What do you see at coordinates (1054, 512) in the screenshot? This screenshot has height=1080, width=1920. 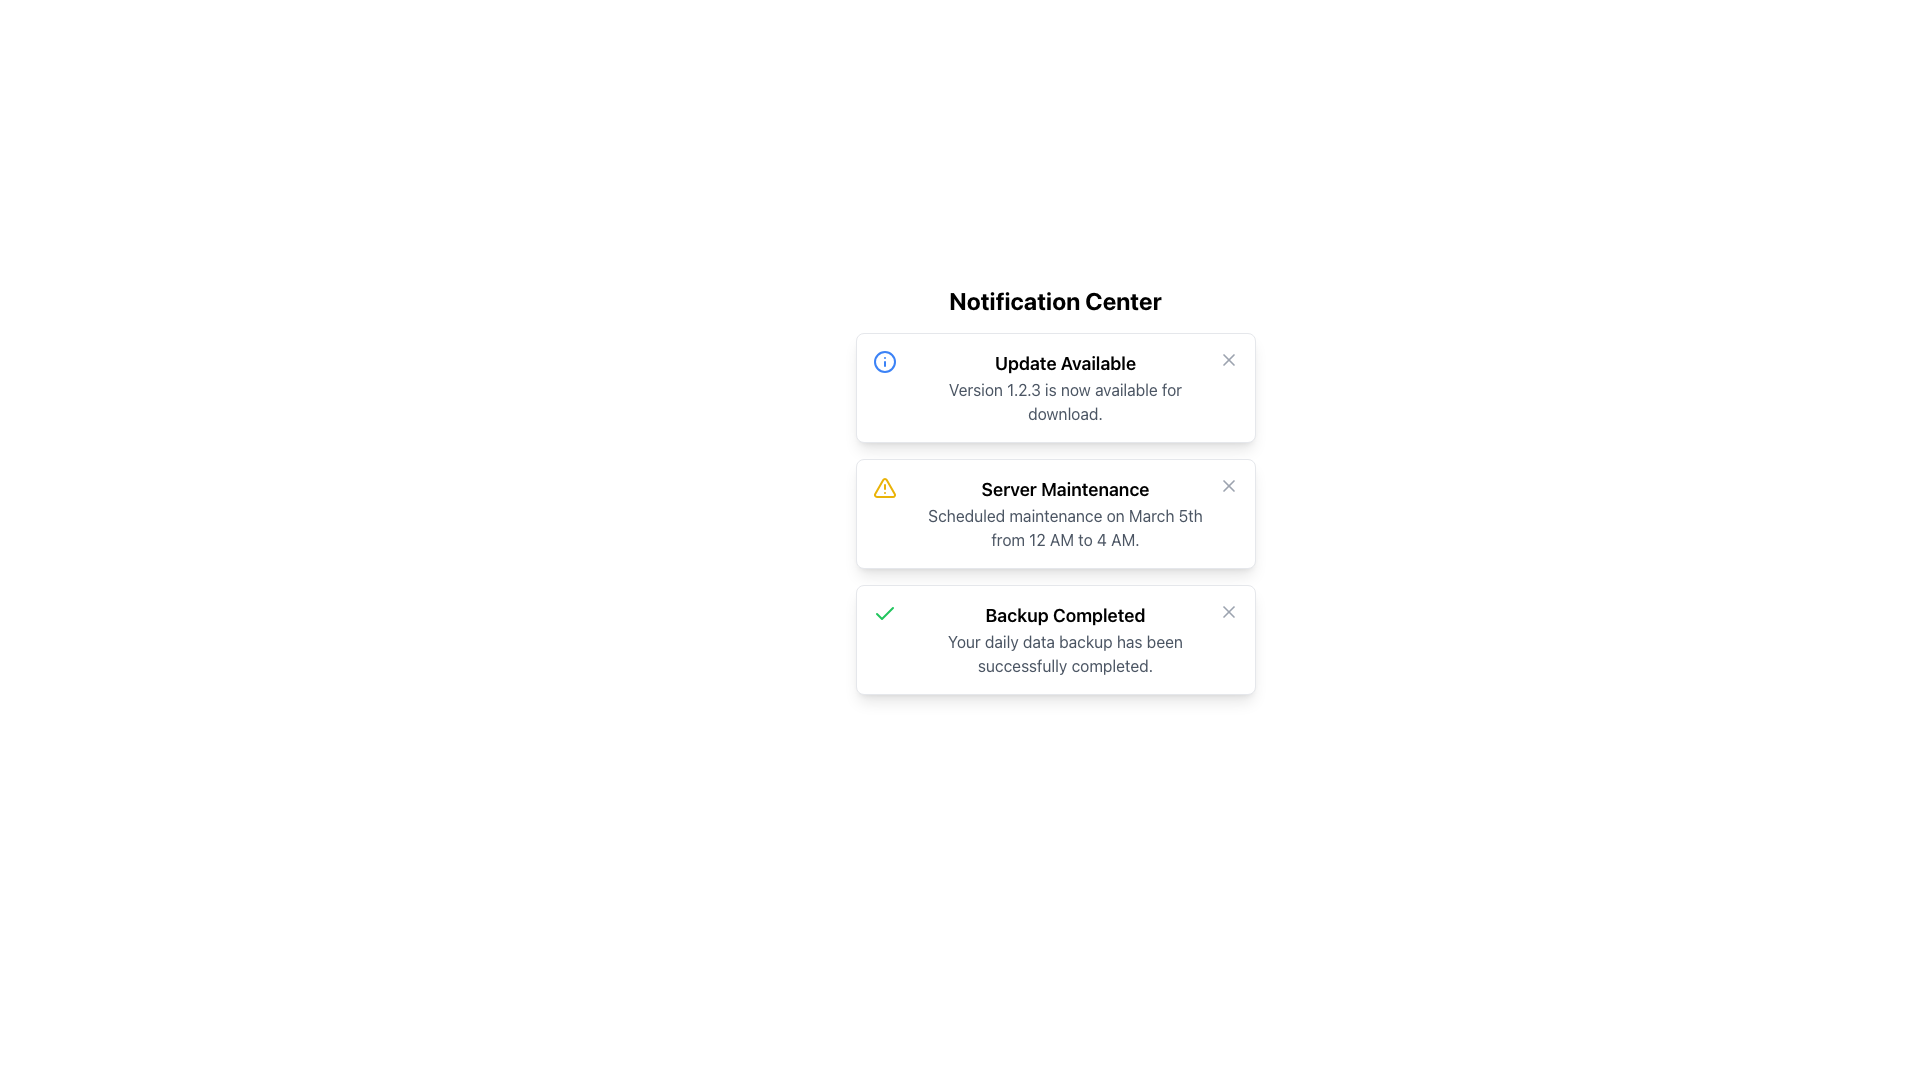 I see `the notification in the Notification Box titled 'Server Maintenance' which contains a warning icon and a description about scheduled maintenance` at bounding box center [1054, 512].